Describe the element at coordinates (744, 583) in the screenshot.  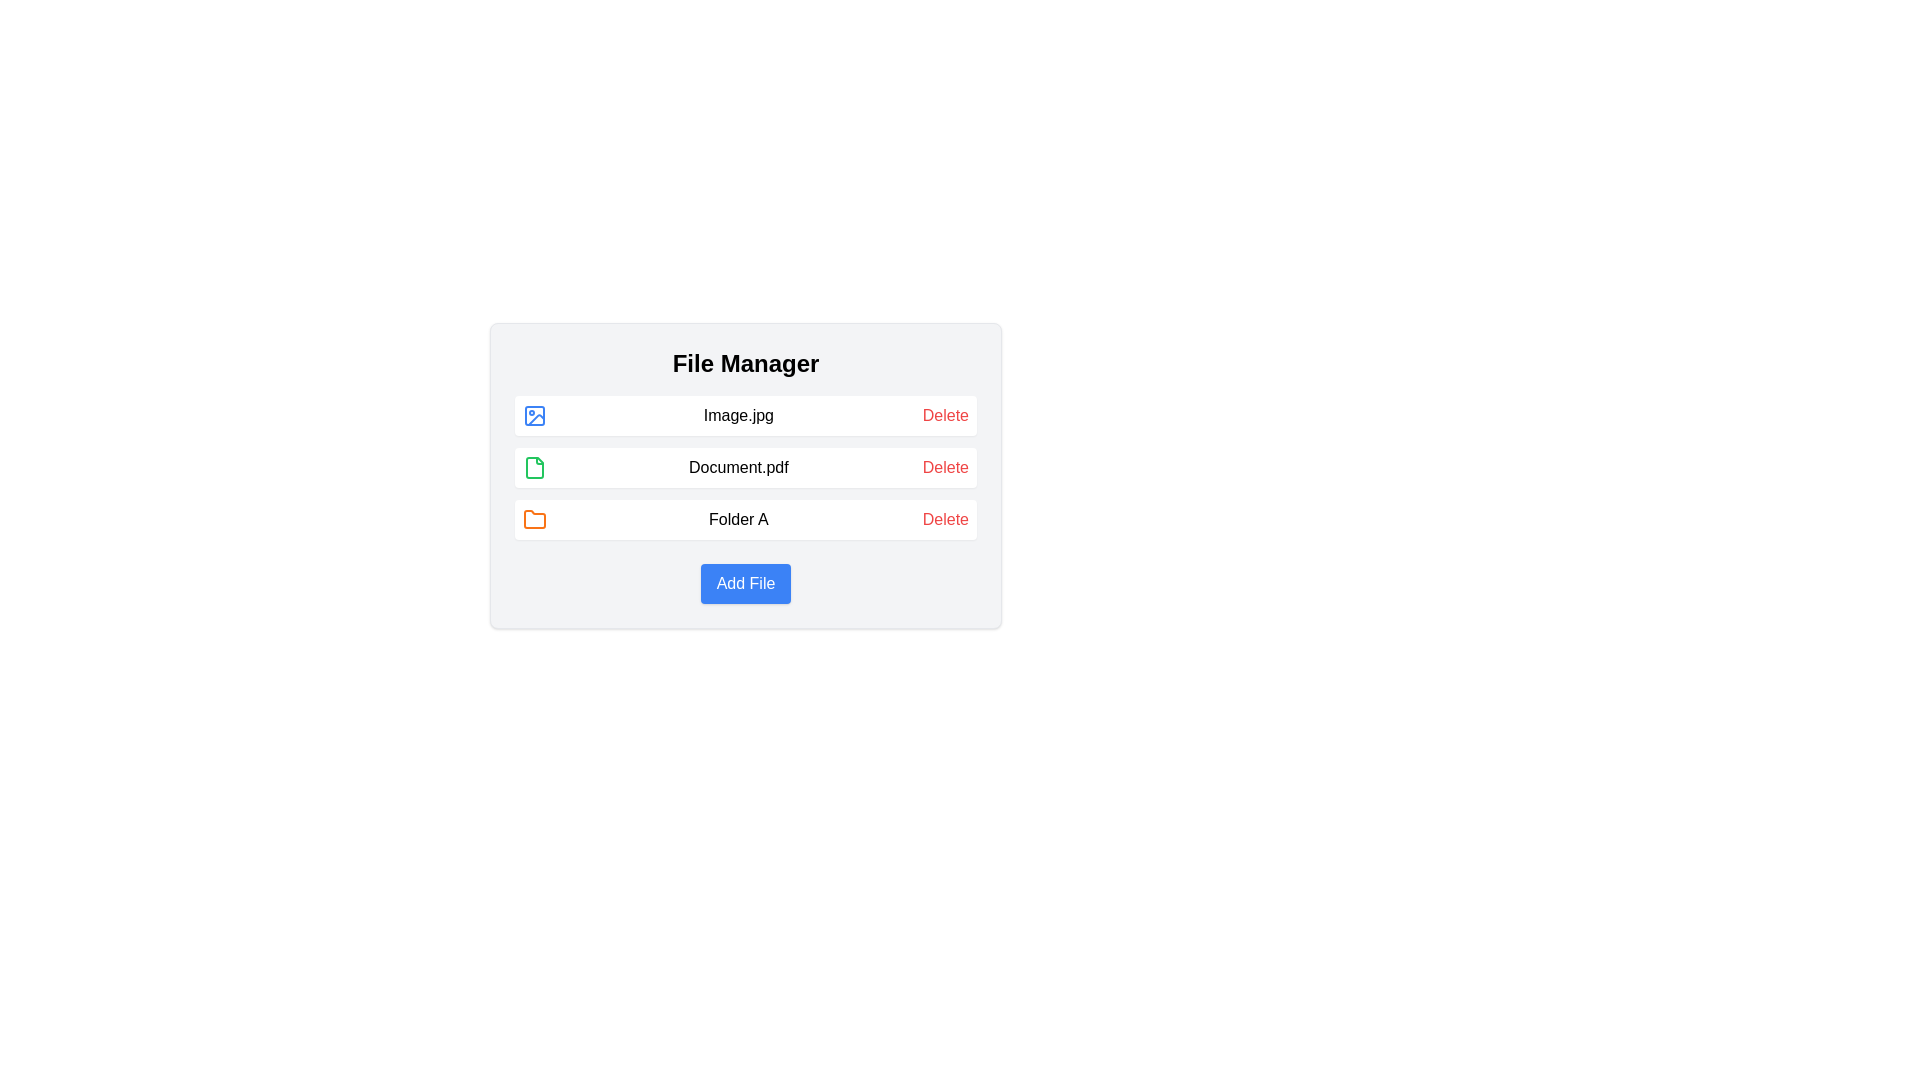
I see `the 'Add File' button located at the bottom of the 'File Manager' modal to initiate the file upload or creation process` at that location.